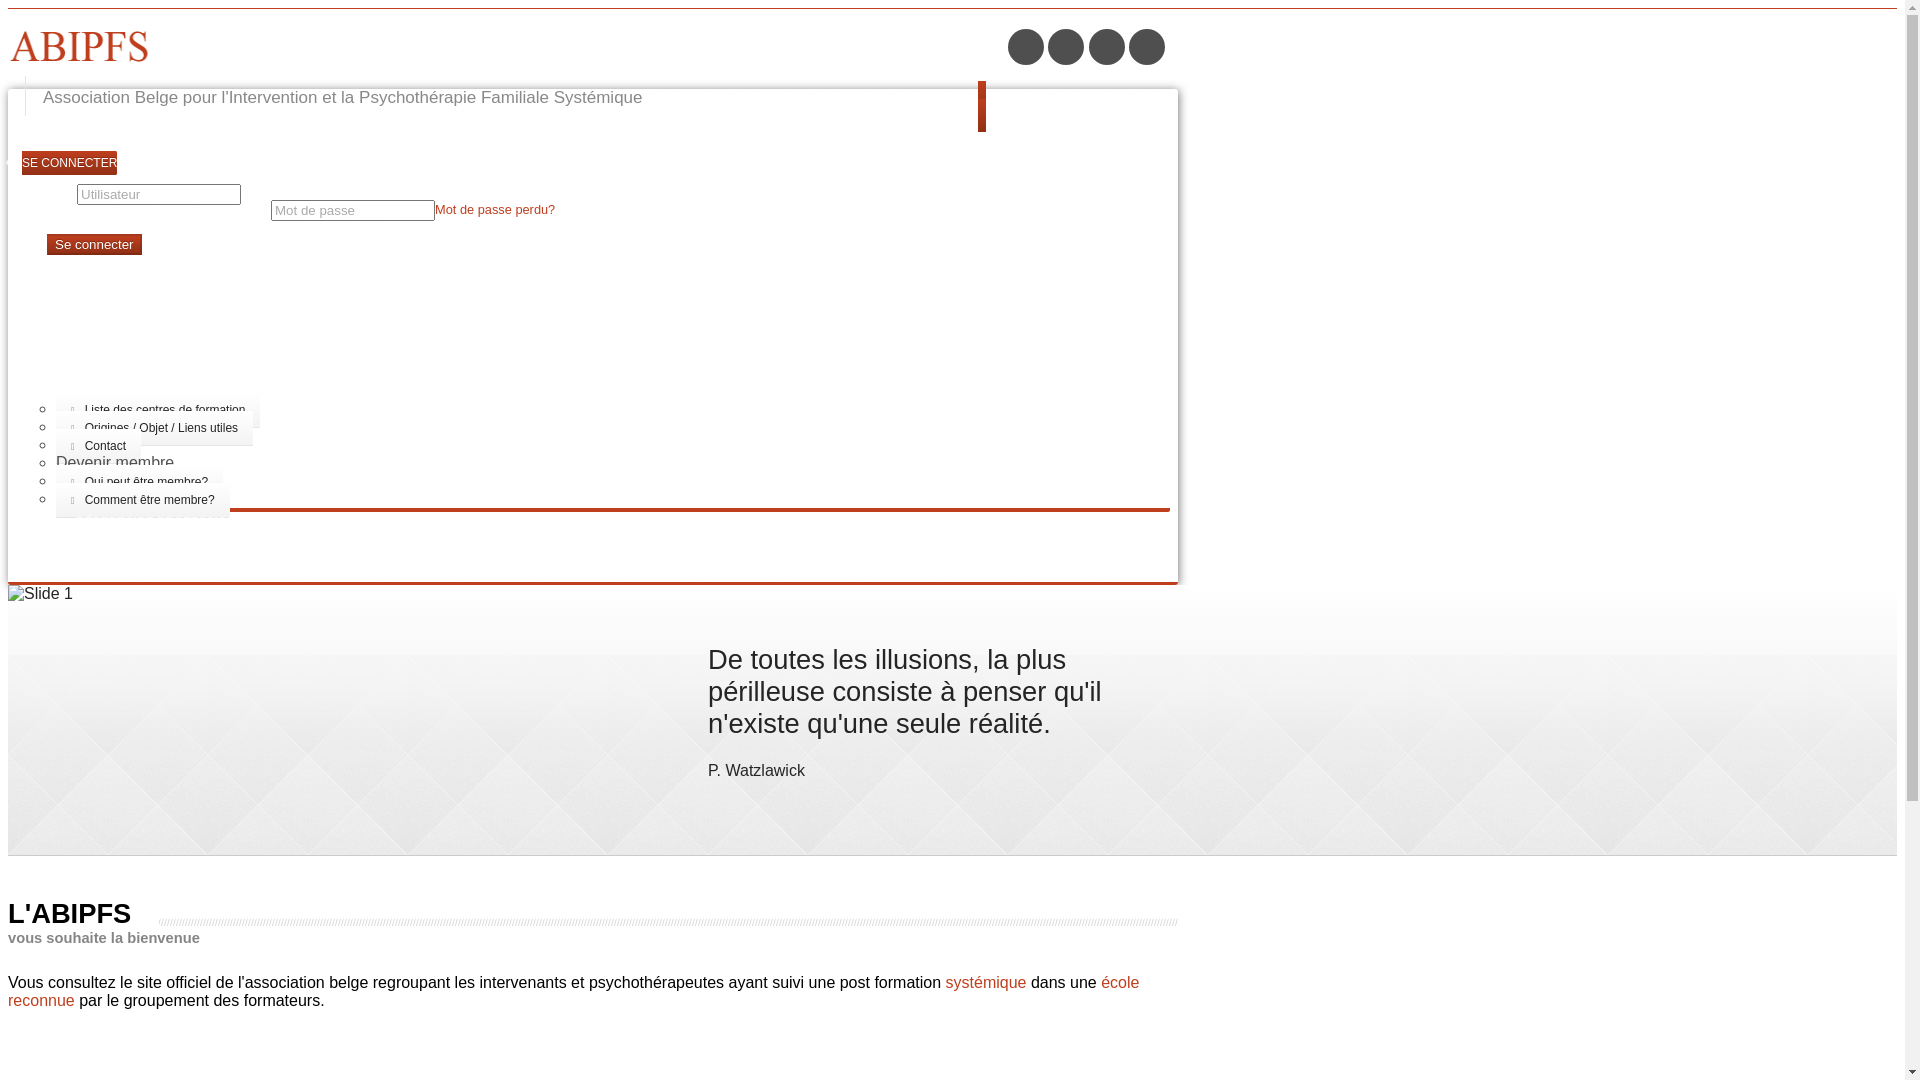 The image size is (1920, 1080). Describe the element at coordinates (93, 243) in the screenshot. I see `'Se connecter'` at that location.